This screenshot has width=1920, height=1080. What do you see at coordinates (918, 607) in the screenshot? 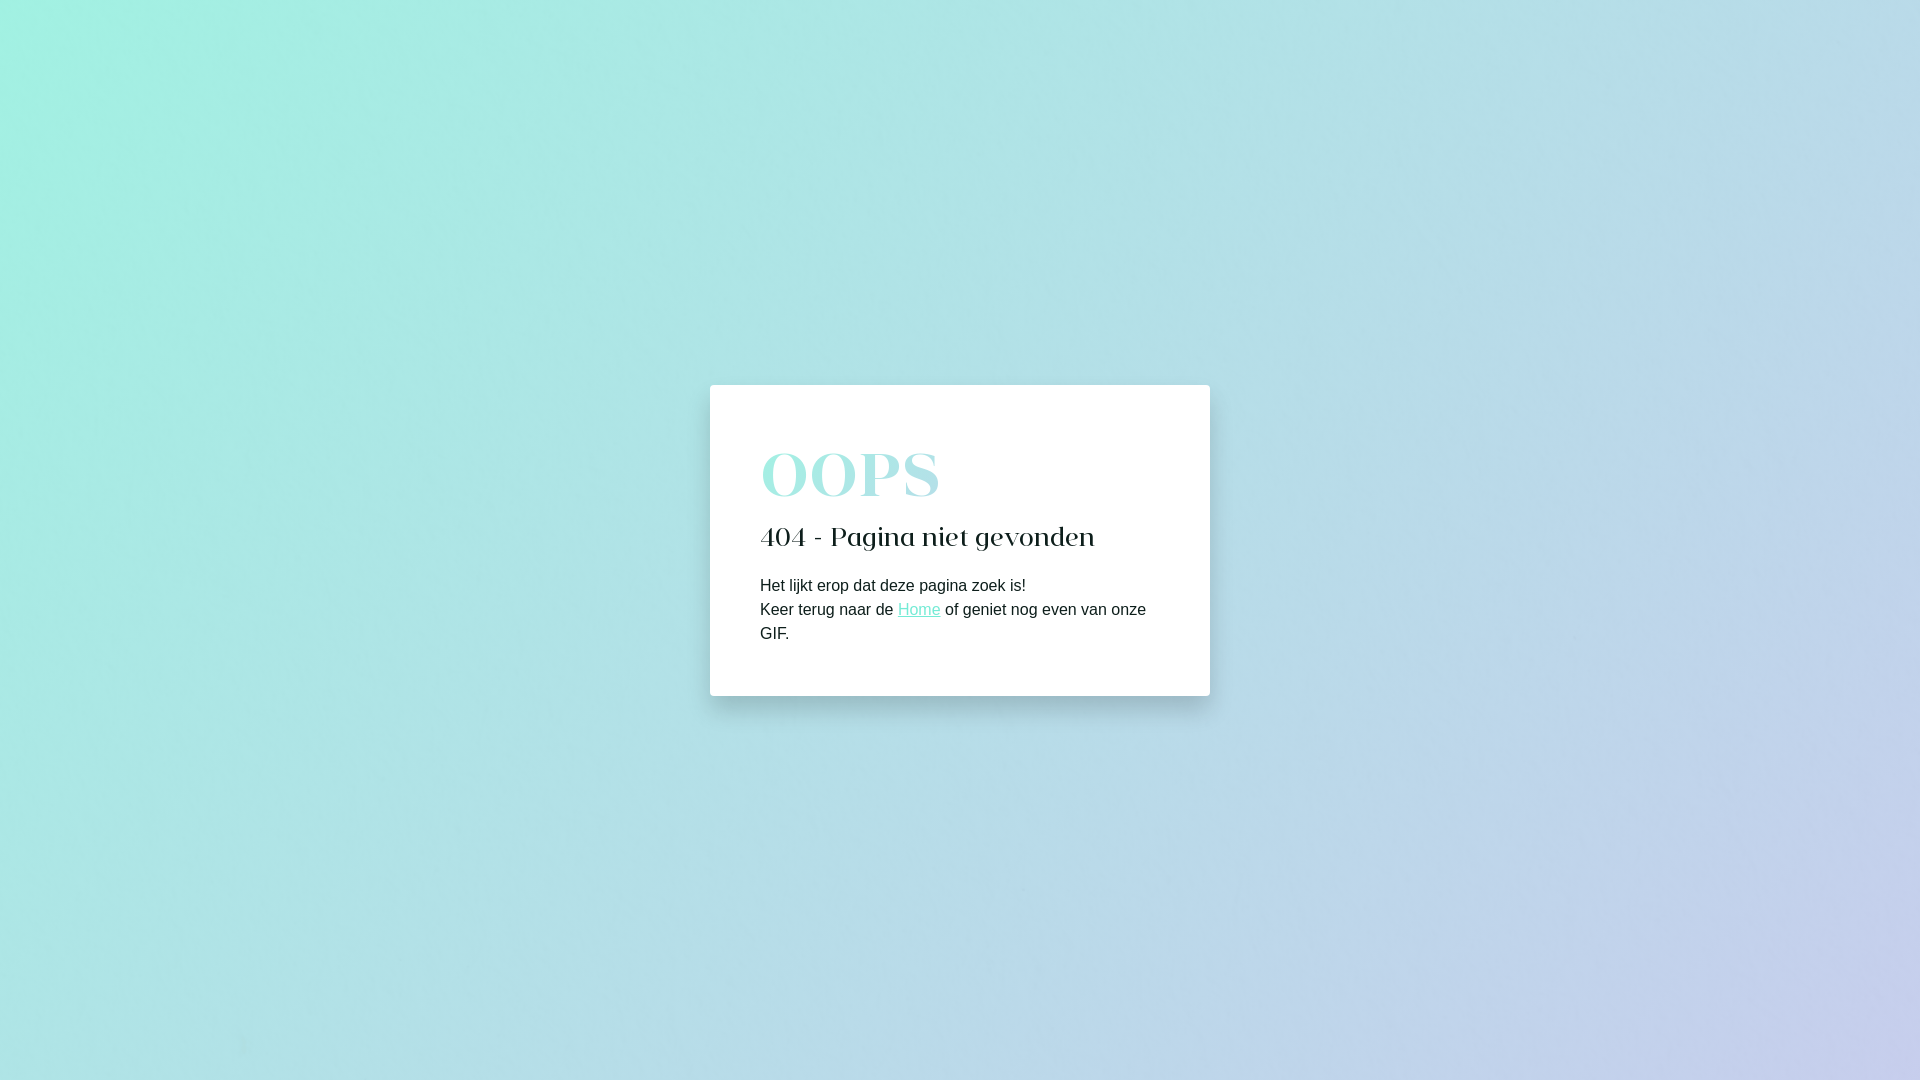
I see `'Home'` at bounding box center [918, 607].